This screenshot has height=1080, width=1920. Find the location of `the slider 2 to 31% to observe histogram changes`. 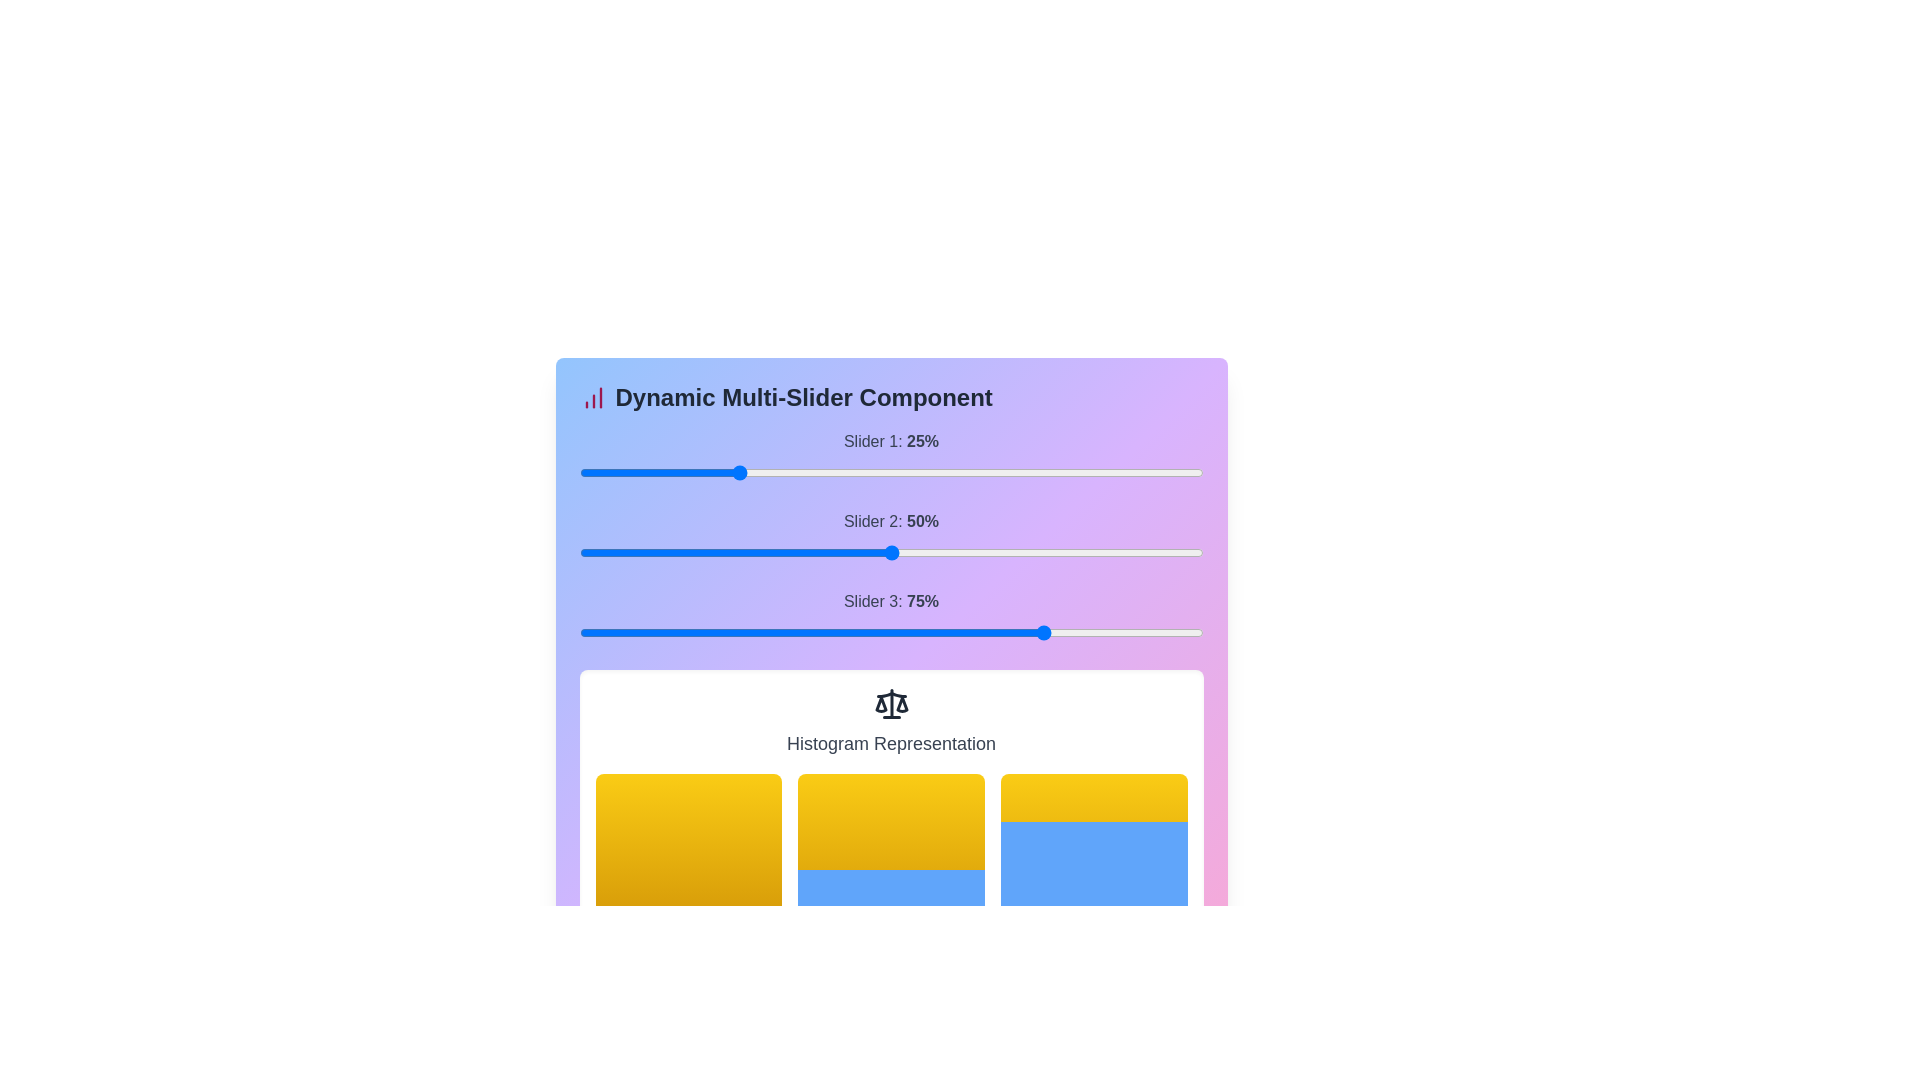

the slider 2 to 31% to observe histogram changes is located at coordinates (988, 552).